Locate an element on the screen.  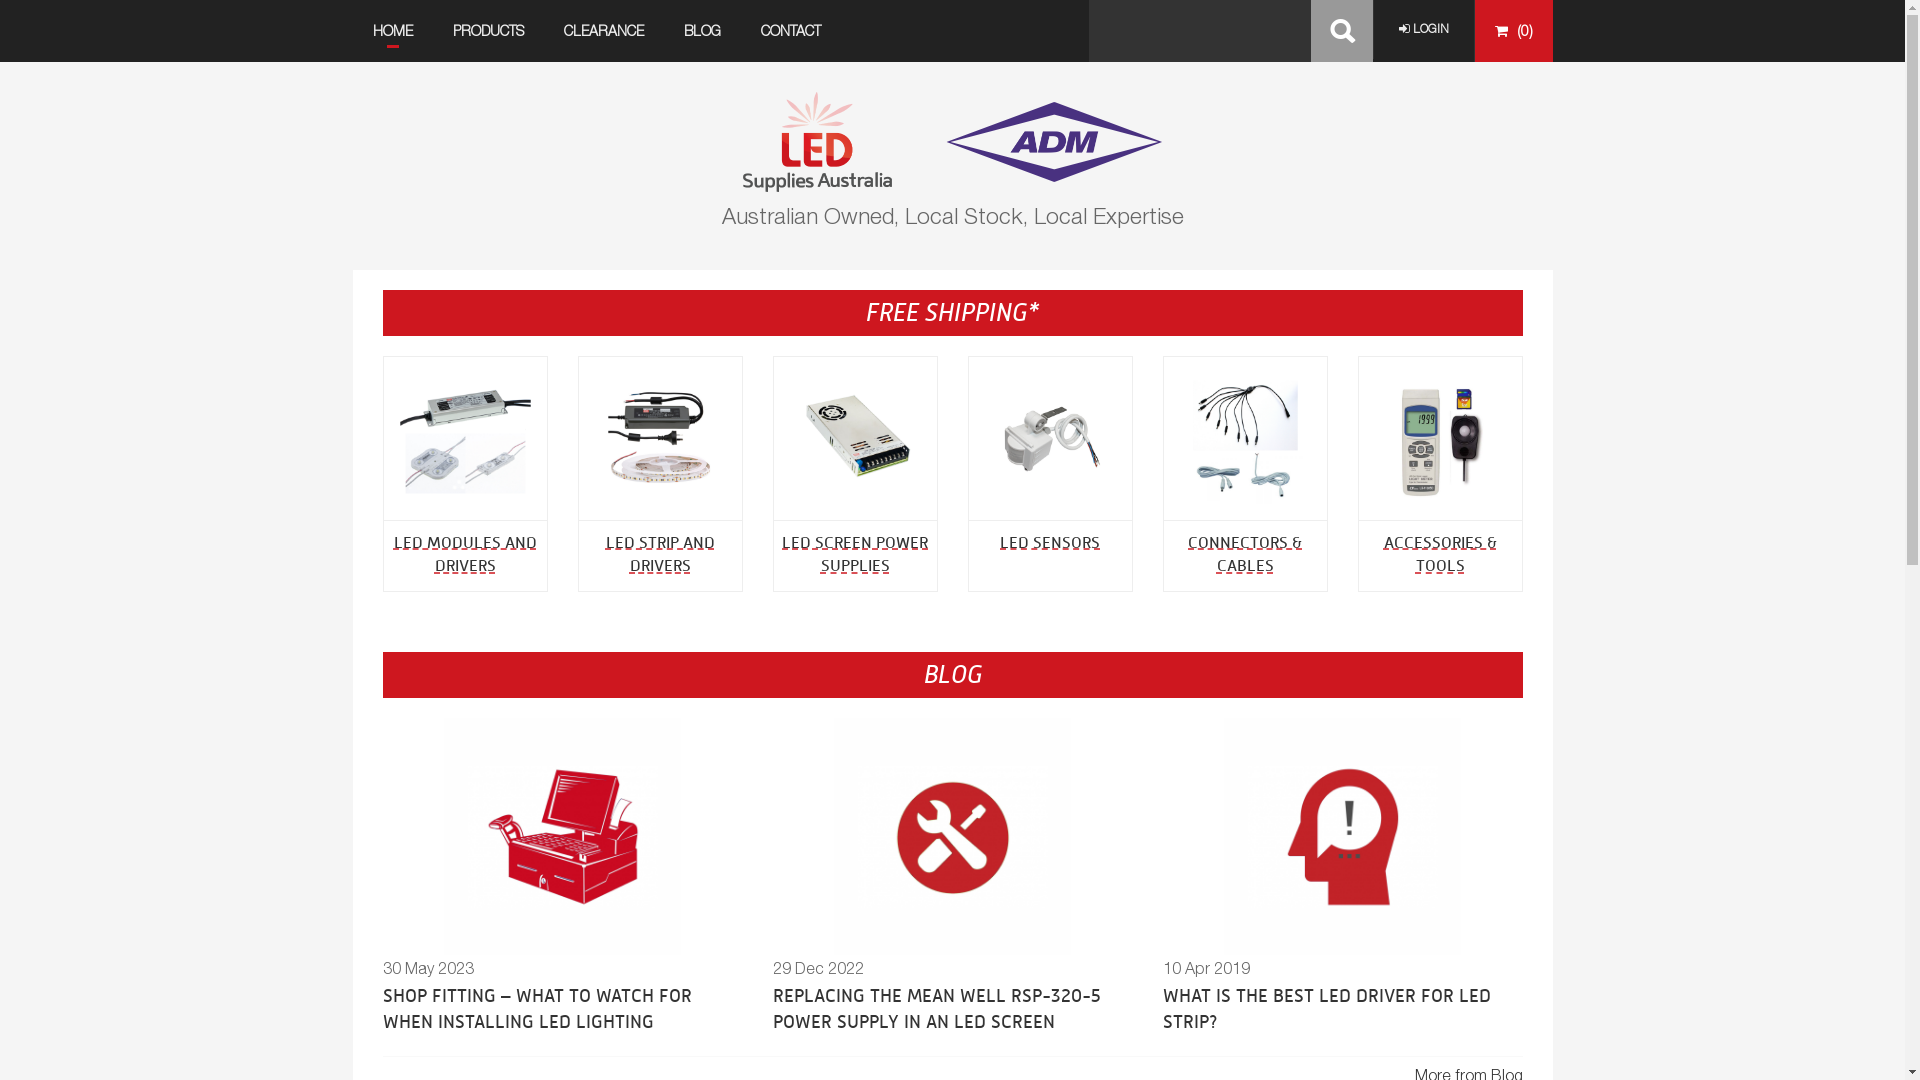
'LOGIN' is located at coordinates (1421, 29).